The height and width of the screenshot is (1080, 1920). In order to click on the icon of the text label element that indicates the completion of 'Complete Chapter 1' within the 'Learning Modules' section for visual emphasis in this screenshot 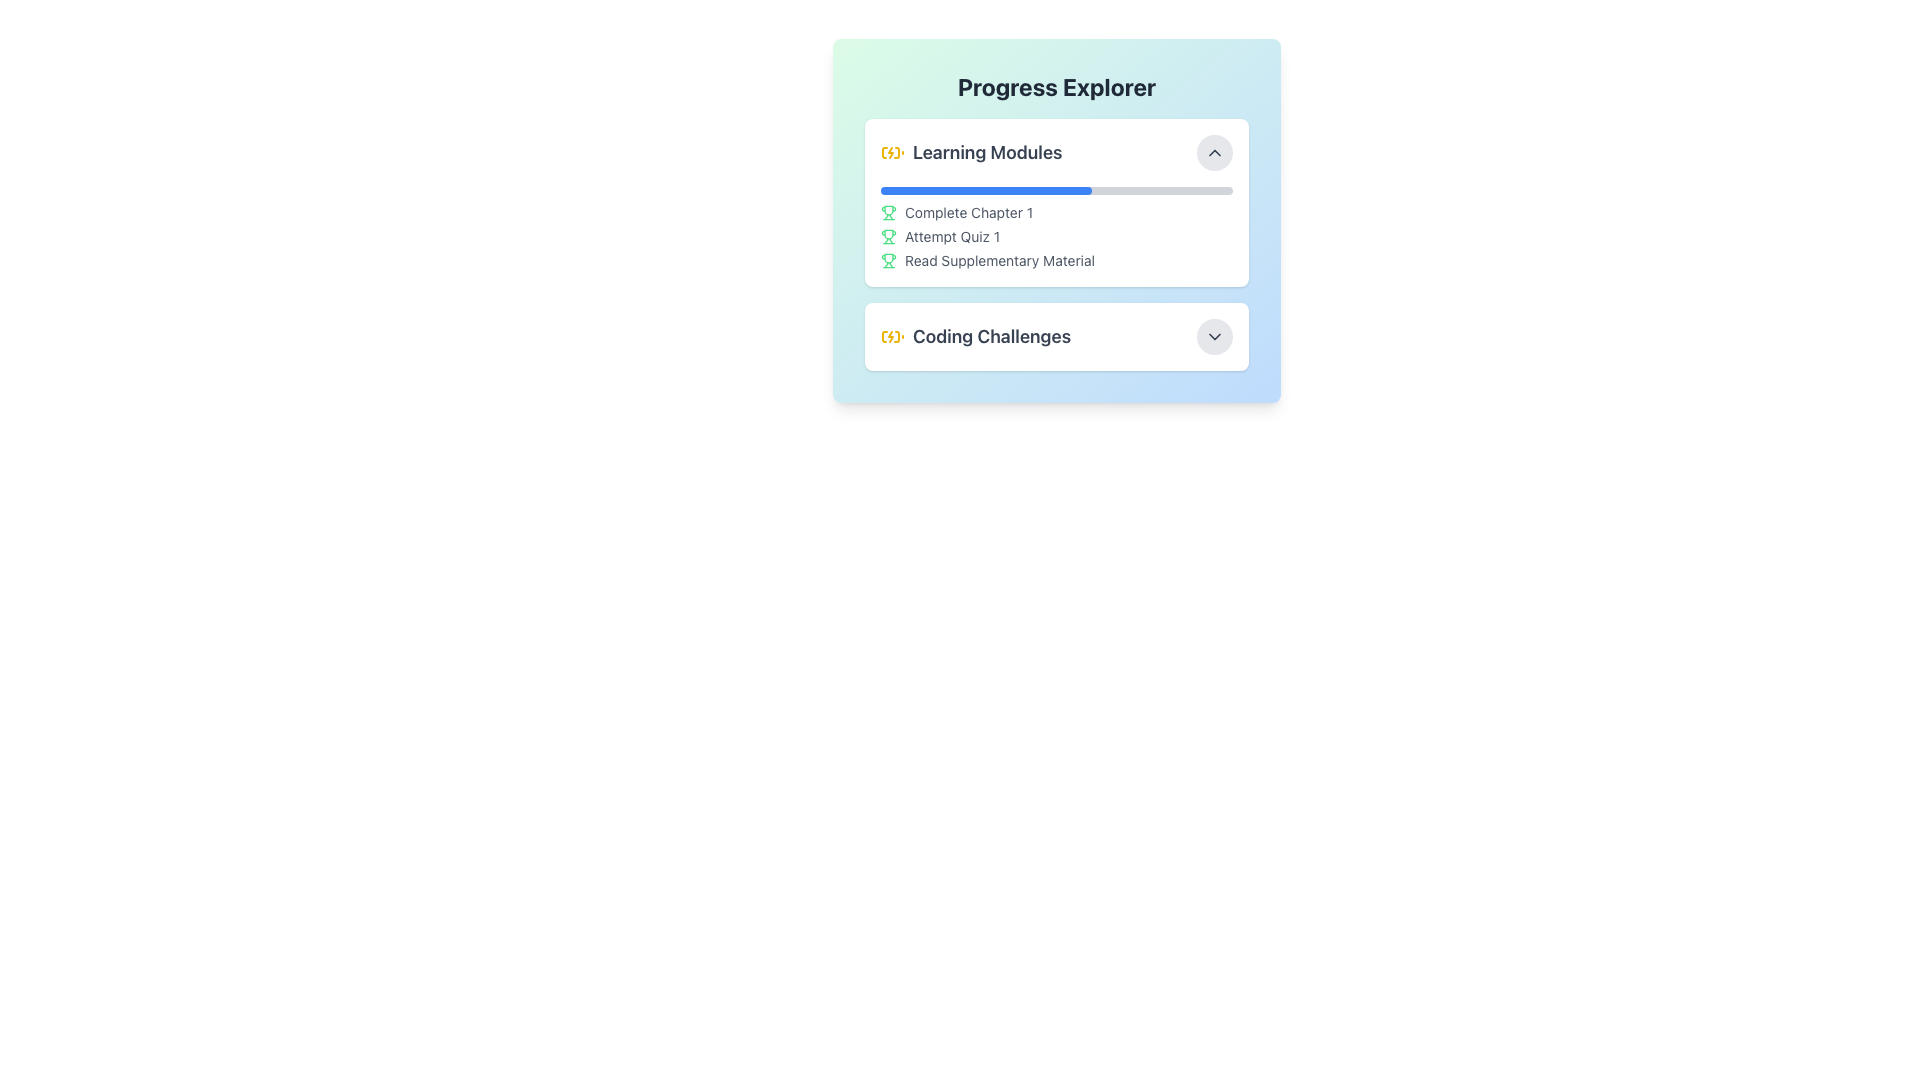, I will do `click(1055, 212)`.